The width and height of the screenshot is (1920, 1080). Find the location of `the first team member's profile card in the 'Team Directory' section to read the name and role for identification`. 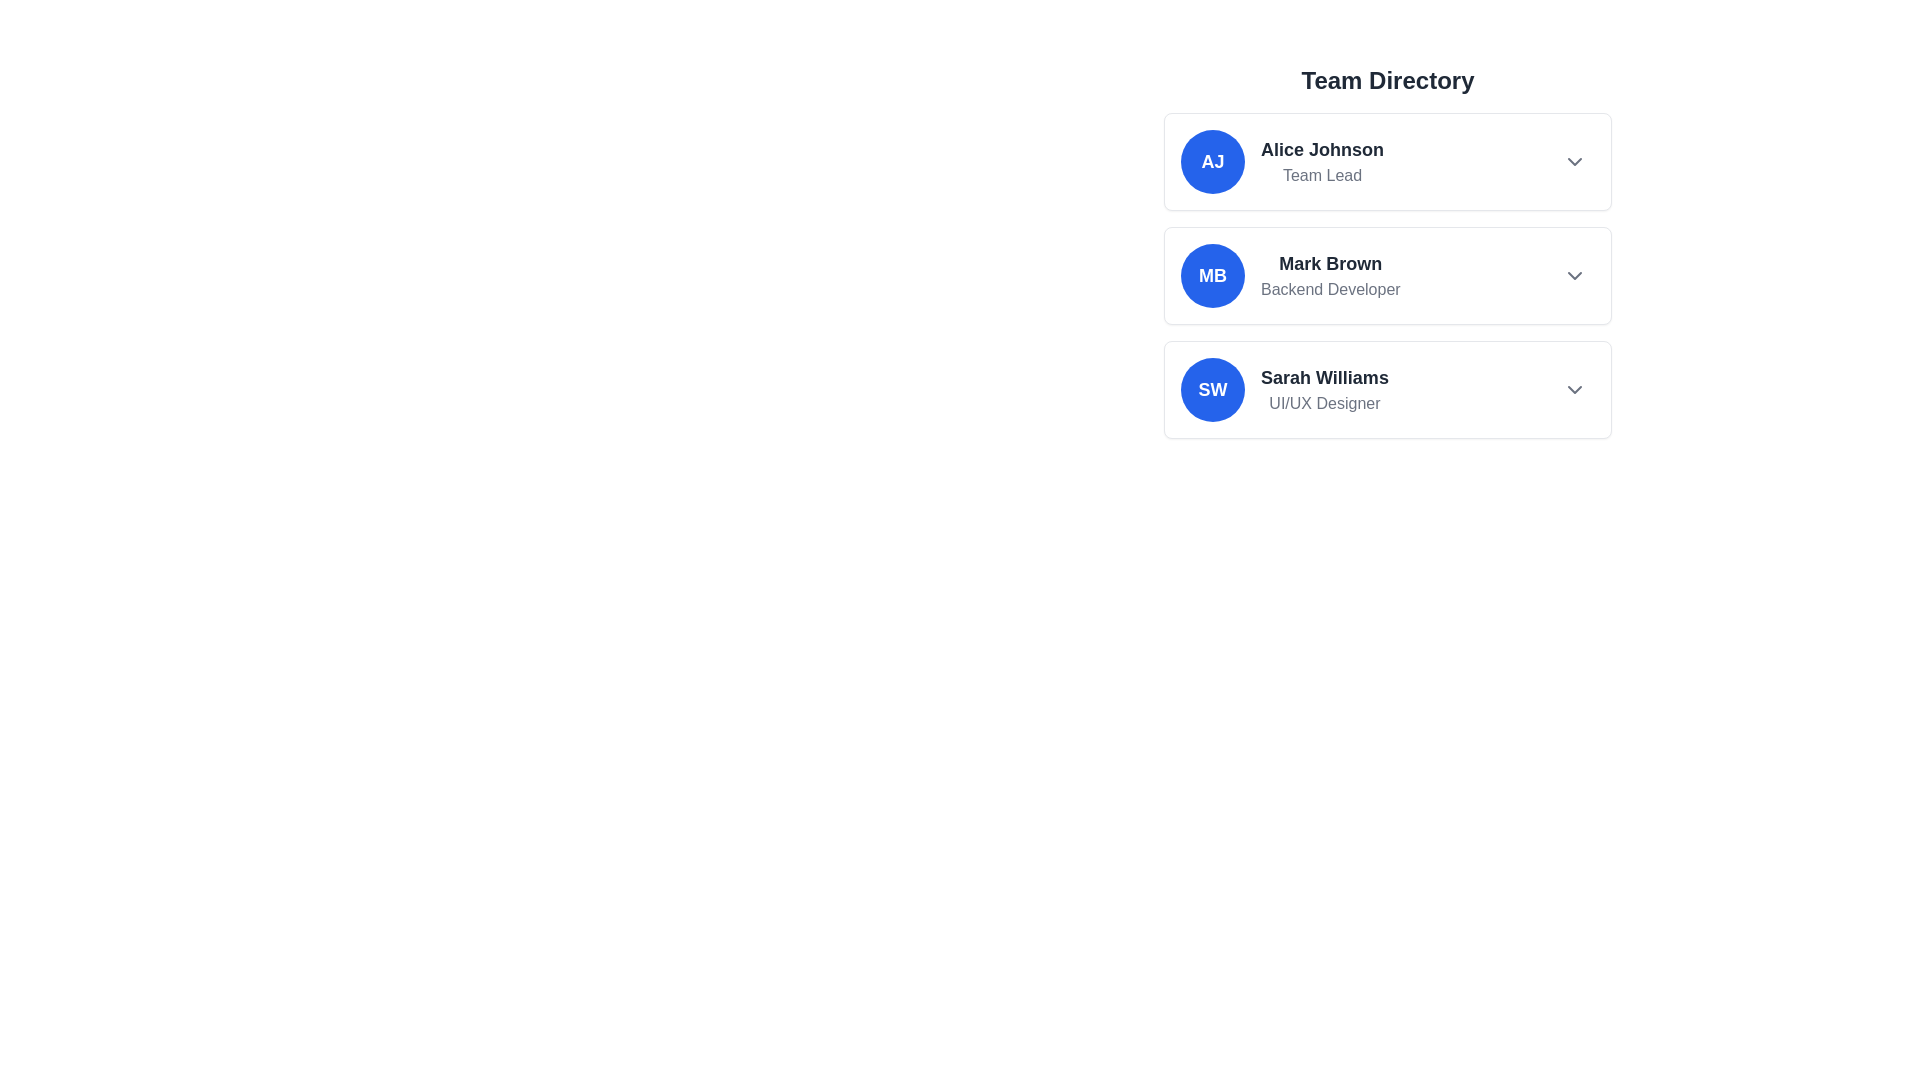

the first team member's profile card in the 'Team Directory' section to read the name and role for identification is located at coordinates (1386, 161).